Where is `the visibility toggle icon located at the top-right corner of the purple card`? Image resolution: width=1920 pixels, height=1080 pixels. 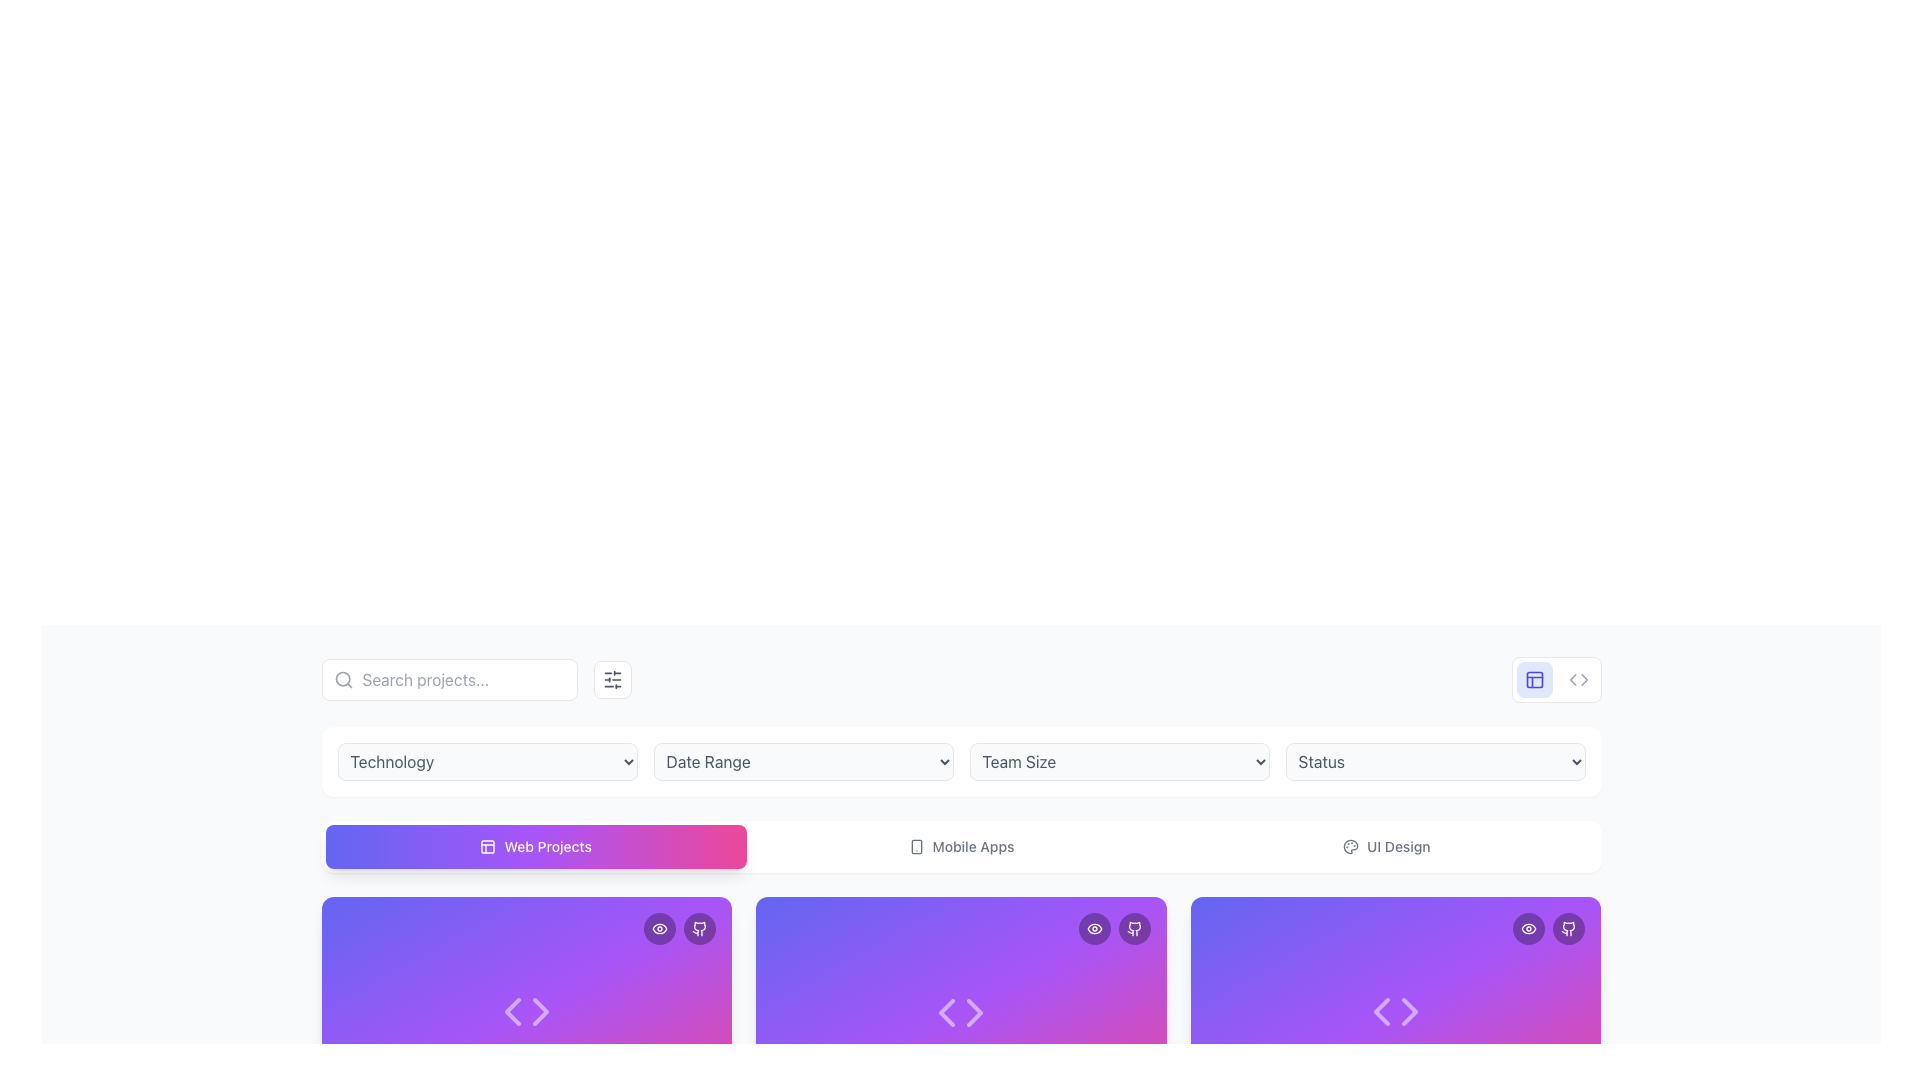 the visibility toggle icon located at the top-right corner of the purple card is located at coordinates (1528, 929).